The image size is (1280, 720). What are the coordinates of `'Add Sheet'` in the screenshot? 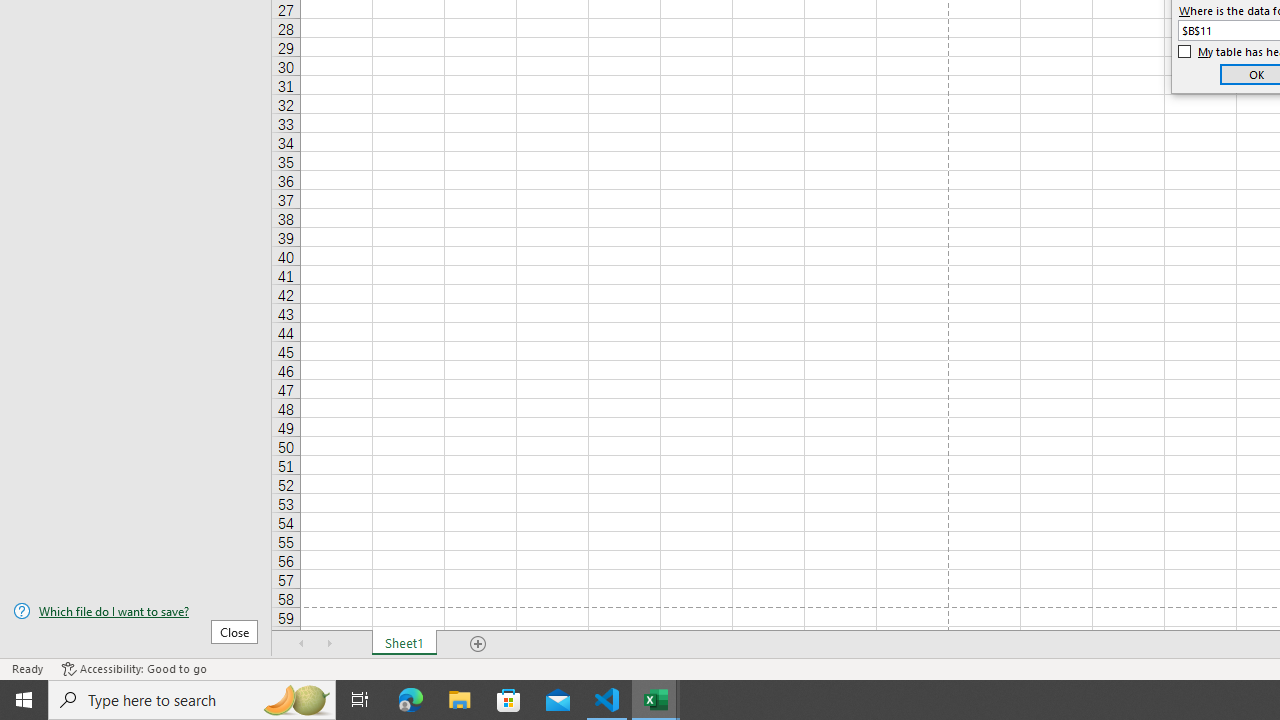 It's located at (477, 644).